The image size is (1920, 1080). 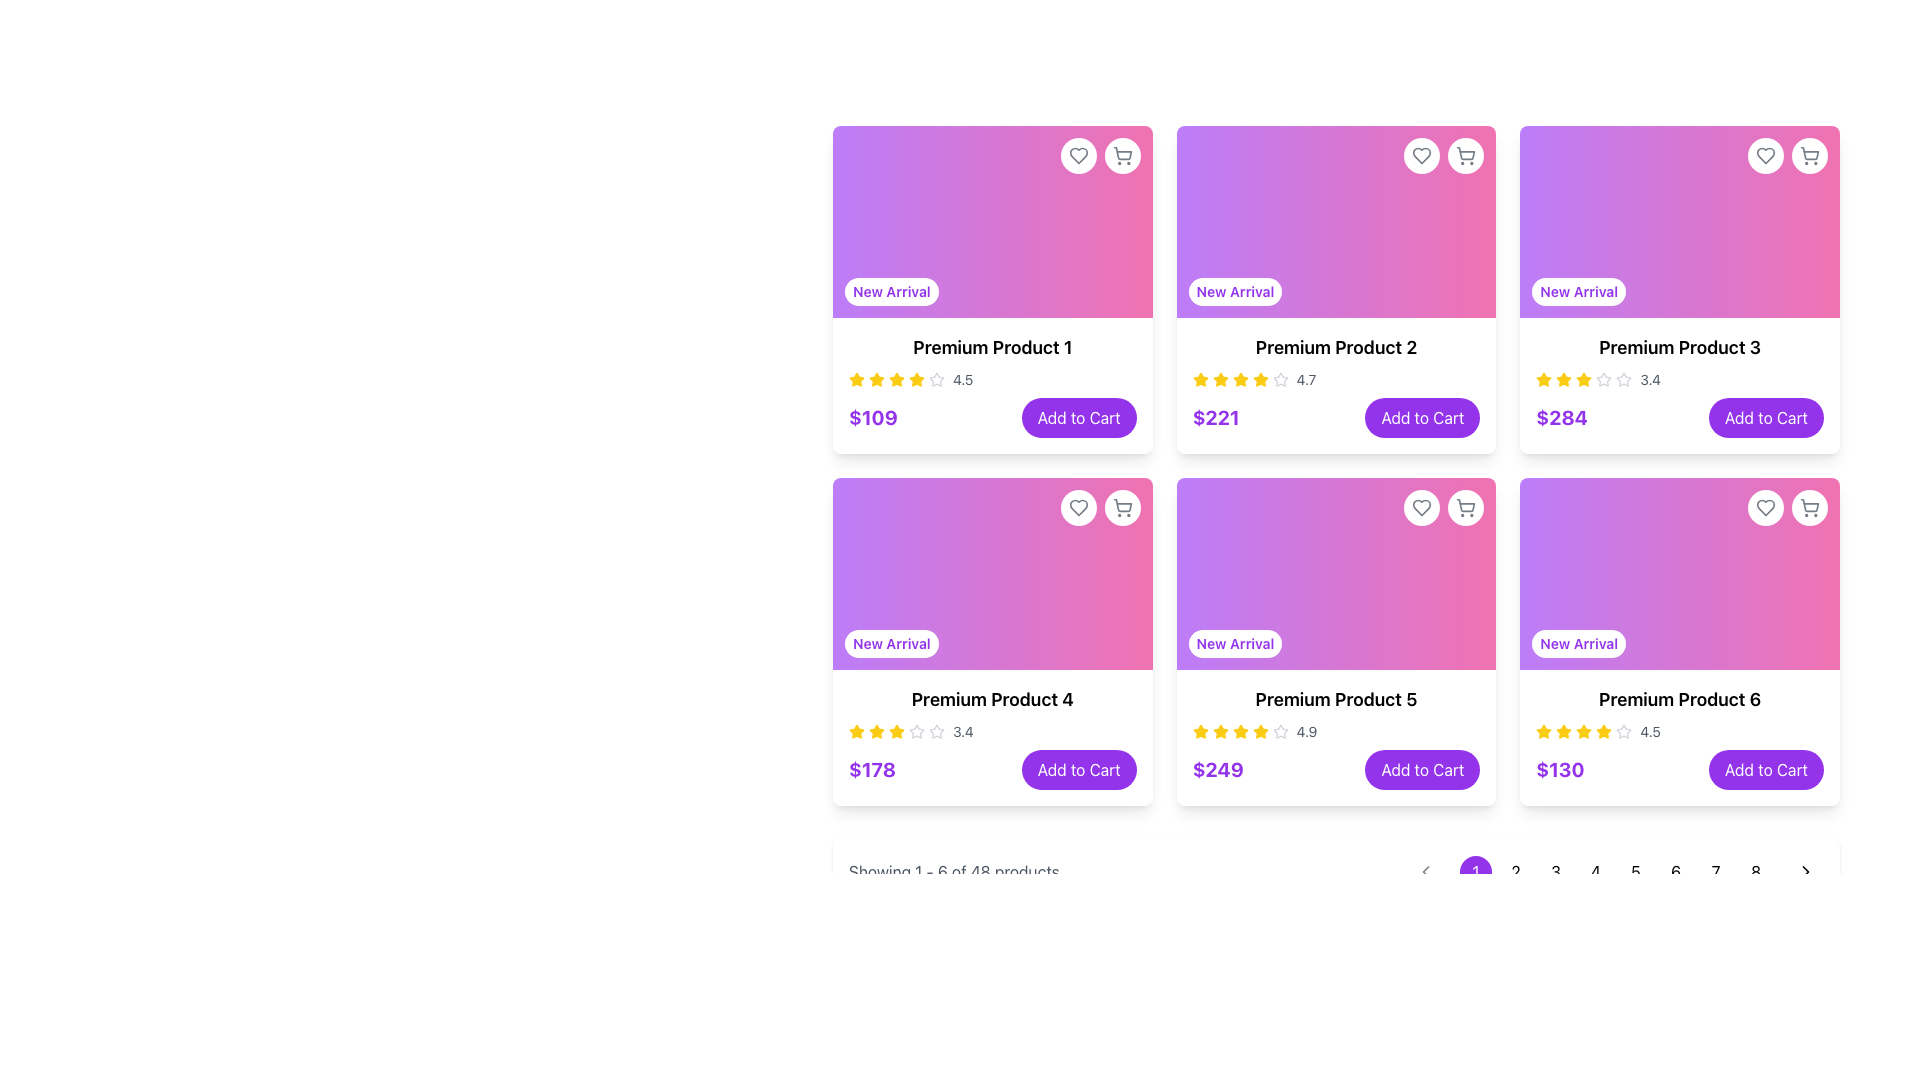 What do you see at coordinates (1259, 380) in the screenshot?
I see `the fifth star icon in the series of six star icons located below the 'Premium Product 2' card, which signifies the average rating of the product` at bounding box center [1259, 380].